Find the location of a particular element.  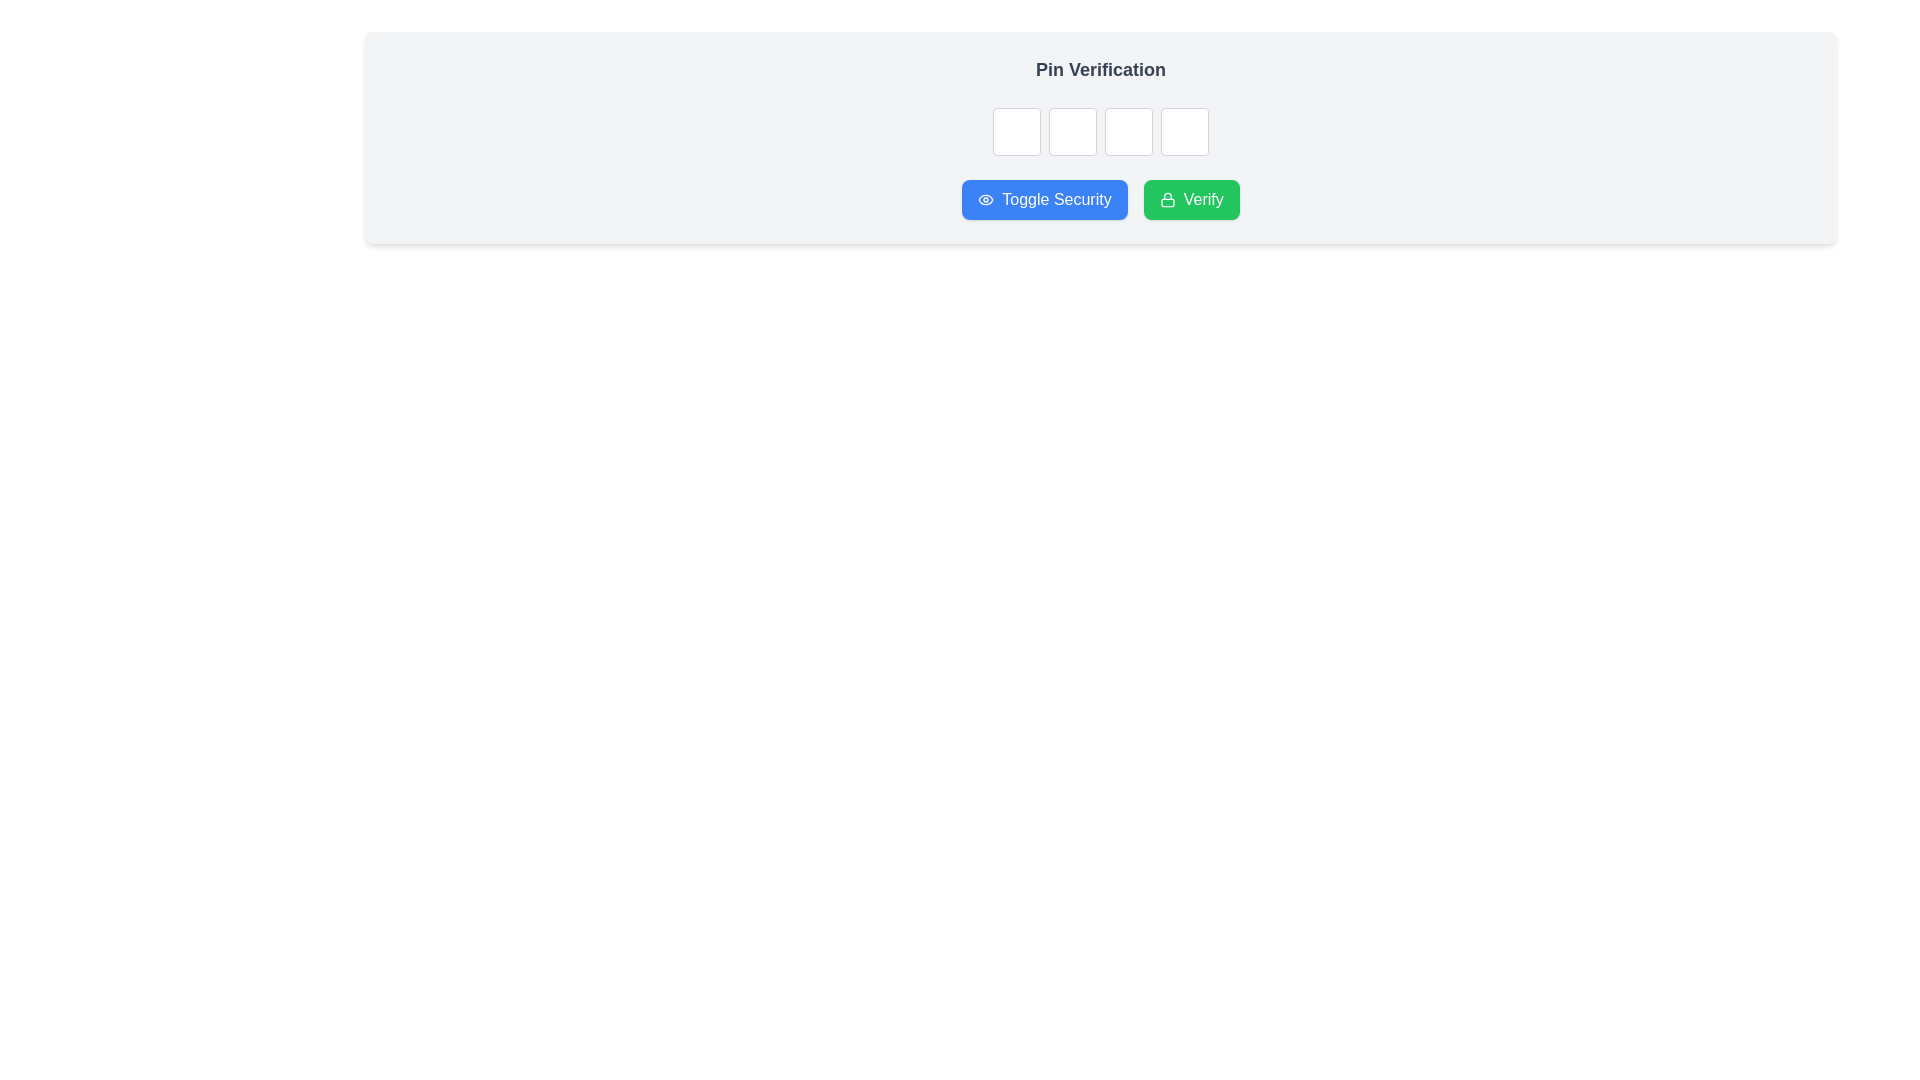

the green 'Verify' button is located at coordinates (1191, 200).